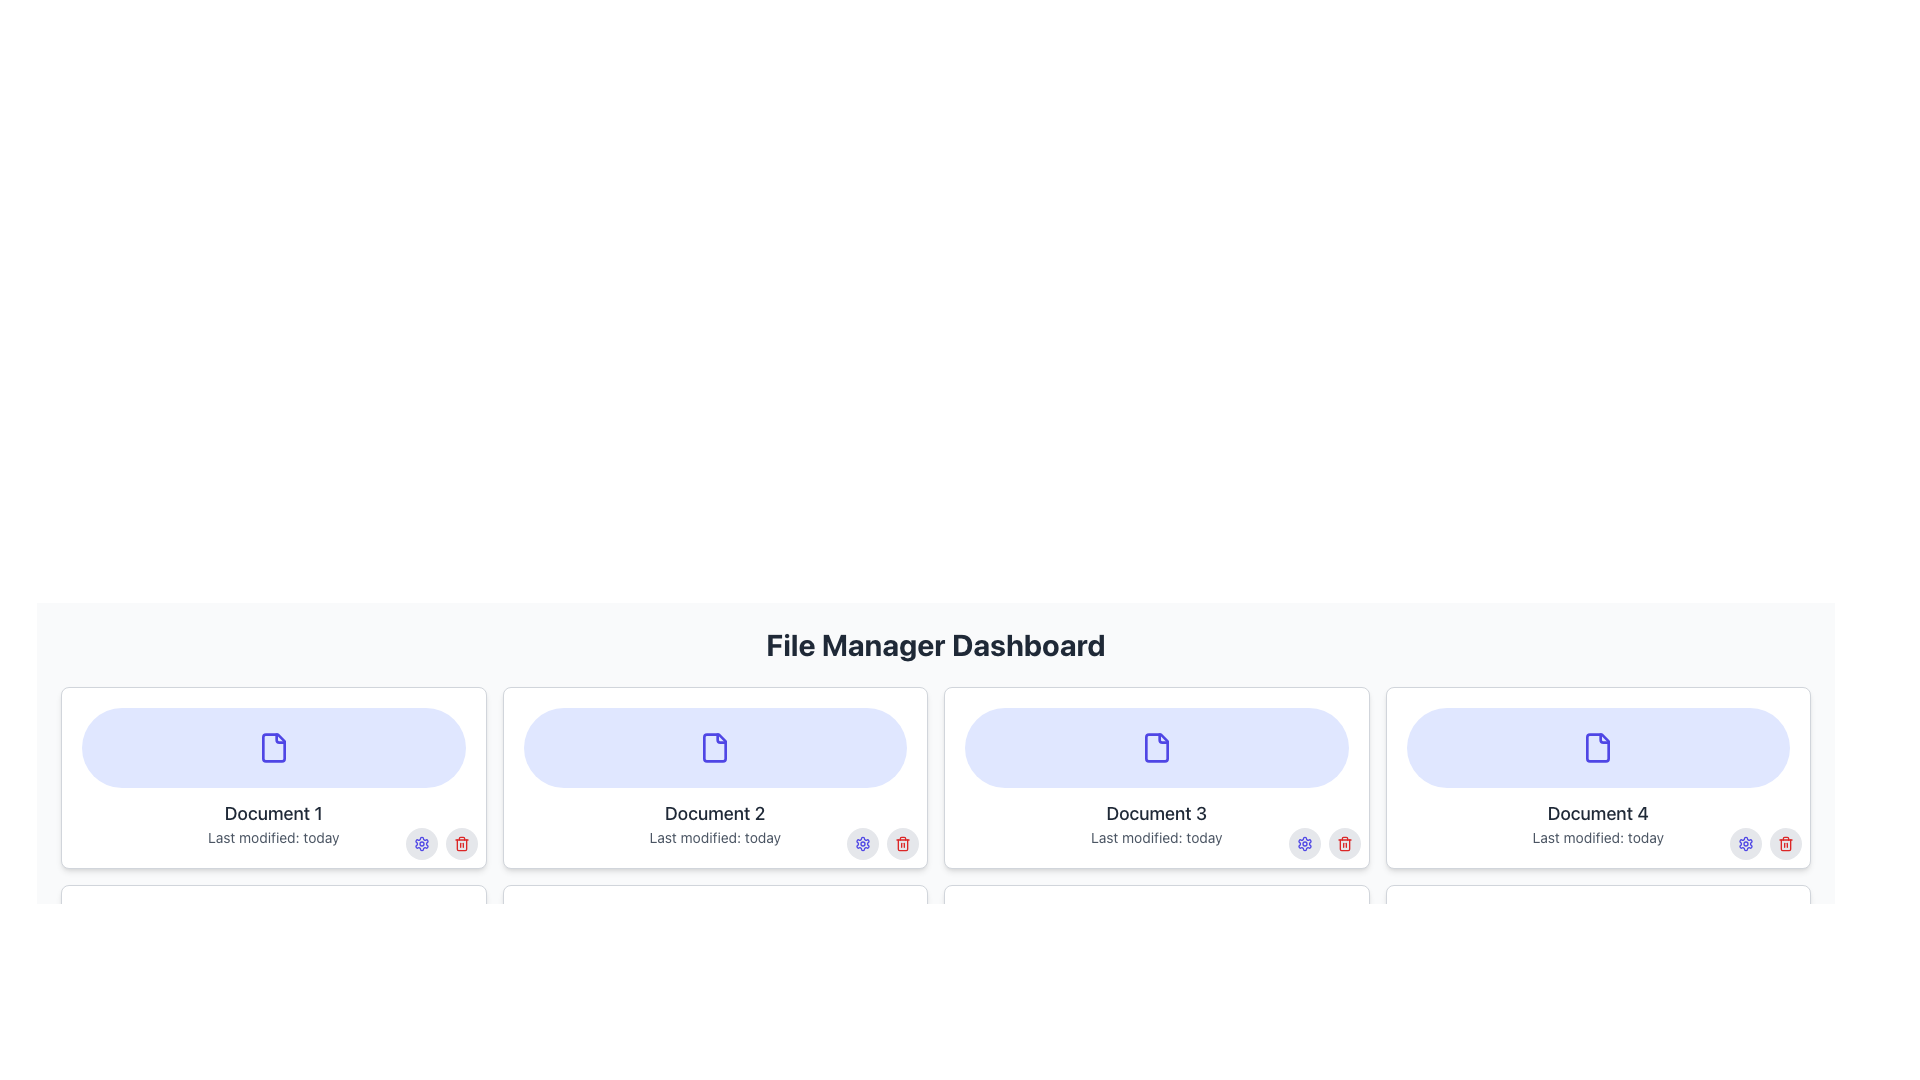  What do you see at coordinates (901, 844) in the screenshot?
I see `the red trash icon button located at the bottom-right corner of the 'Document 2' card` at bounding box center [901, 844].